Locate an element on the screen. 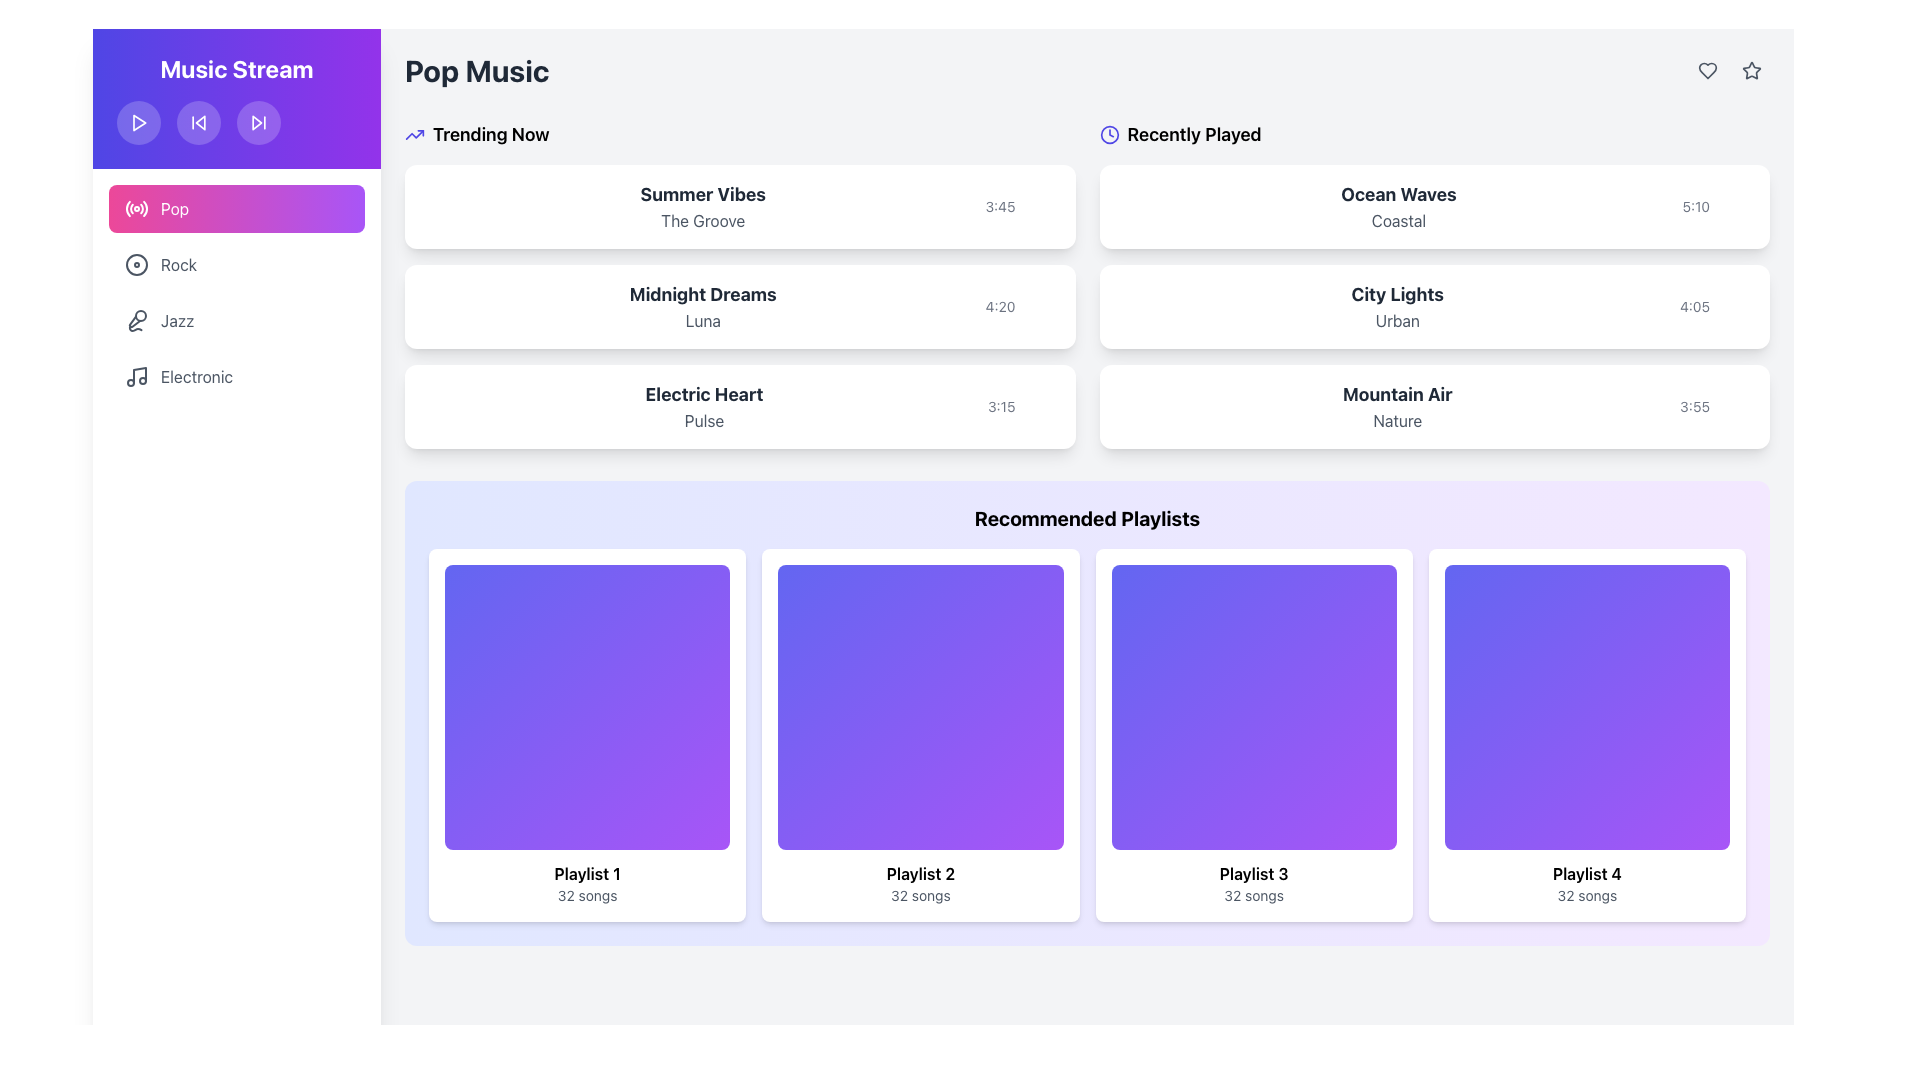 This screenshot has height=1080, width=1920. the Thumbnail image representing 'Playlist 1' is located at coordinates (586, 706).